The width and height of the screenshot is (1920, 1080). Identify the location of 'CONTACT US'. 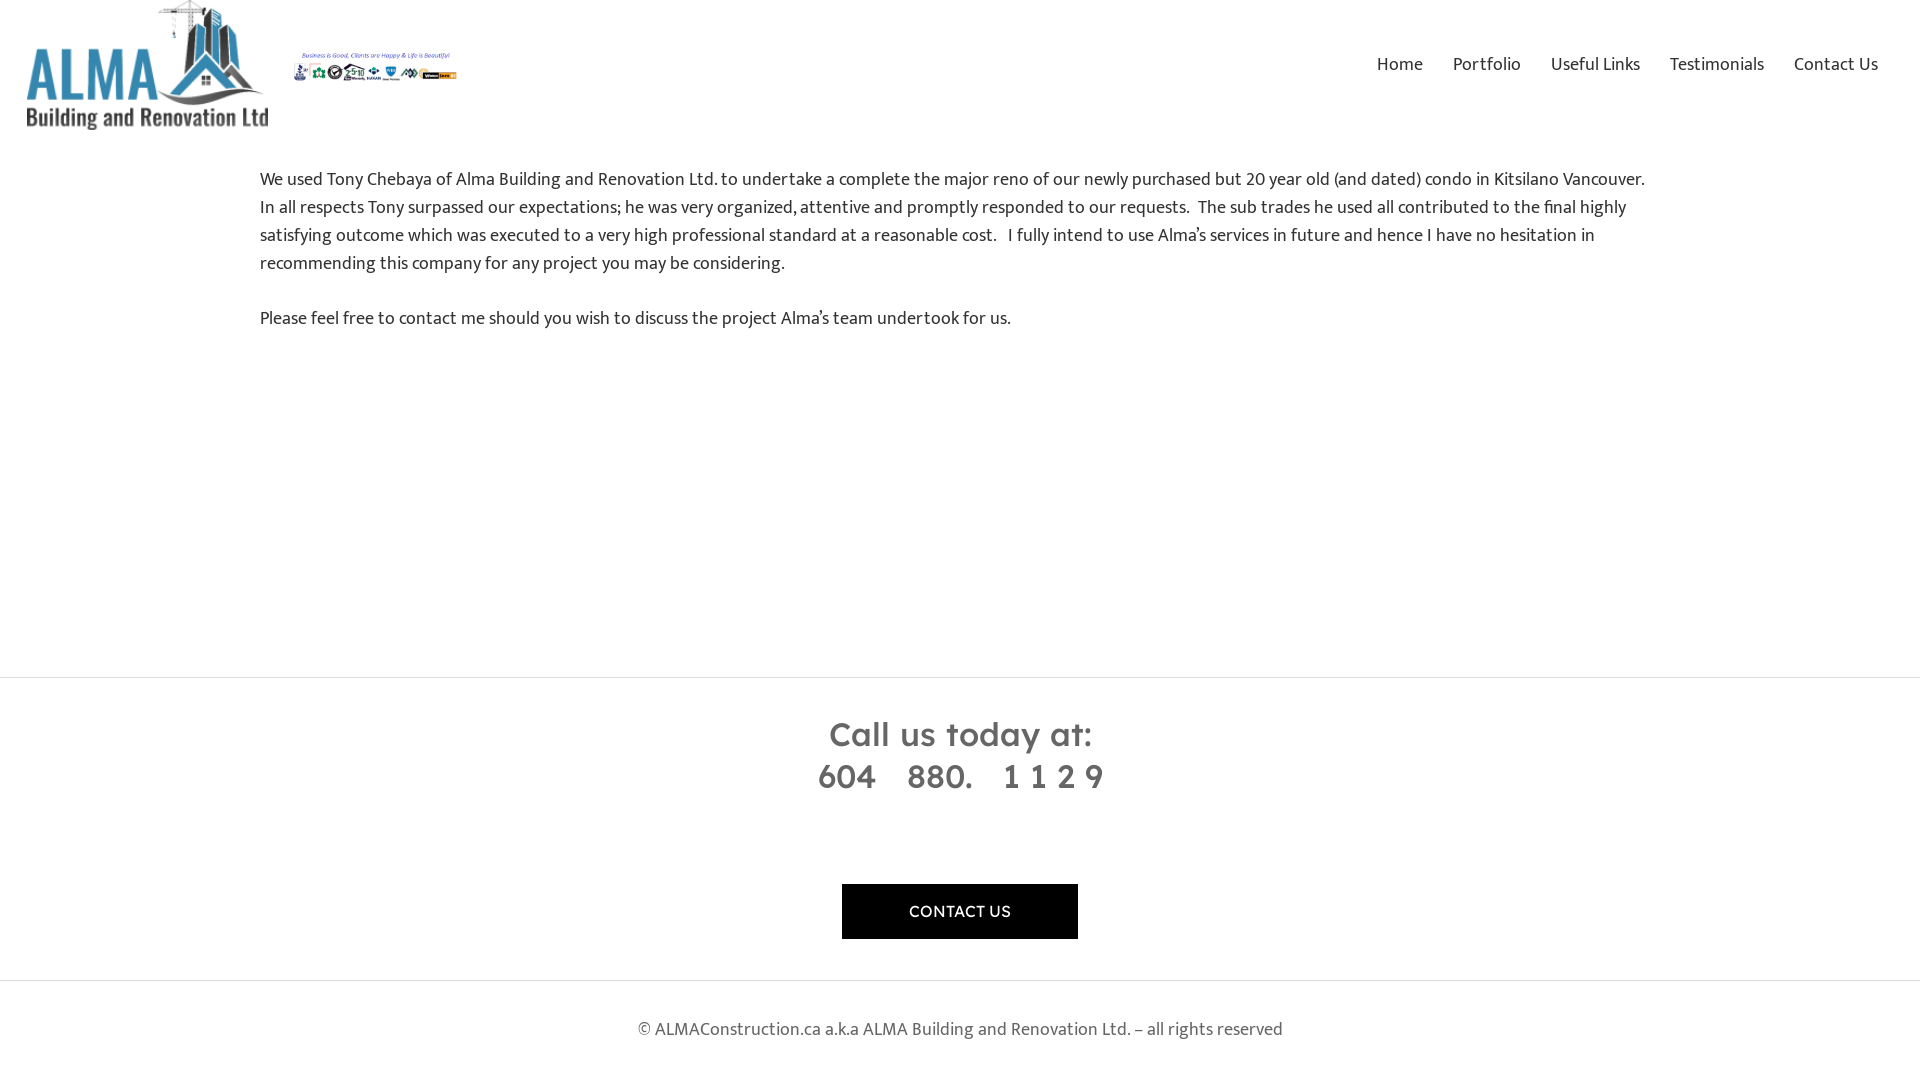
(960, 910).